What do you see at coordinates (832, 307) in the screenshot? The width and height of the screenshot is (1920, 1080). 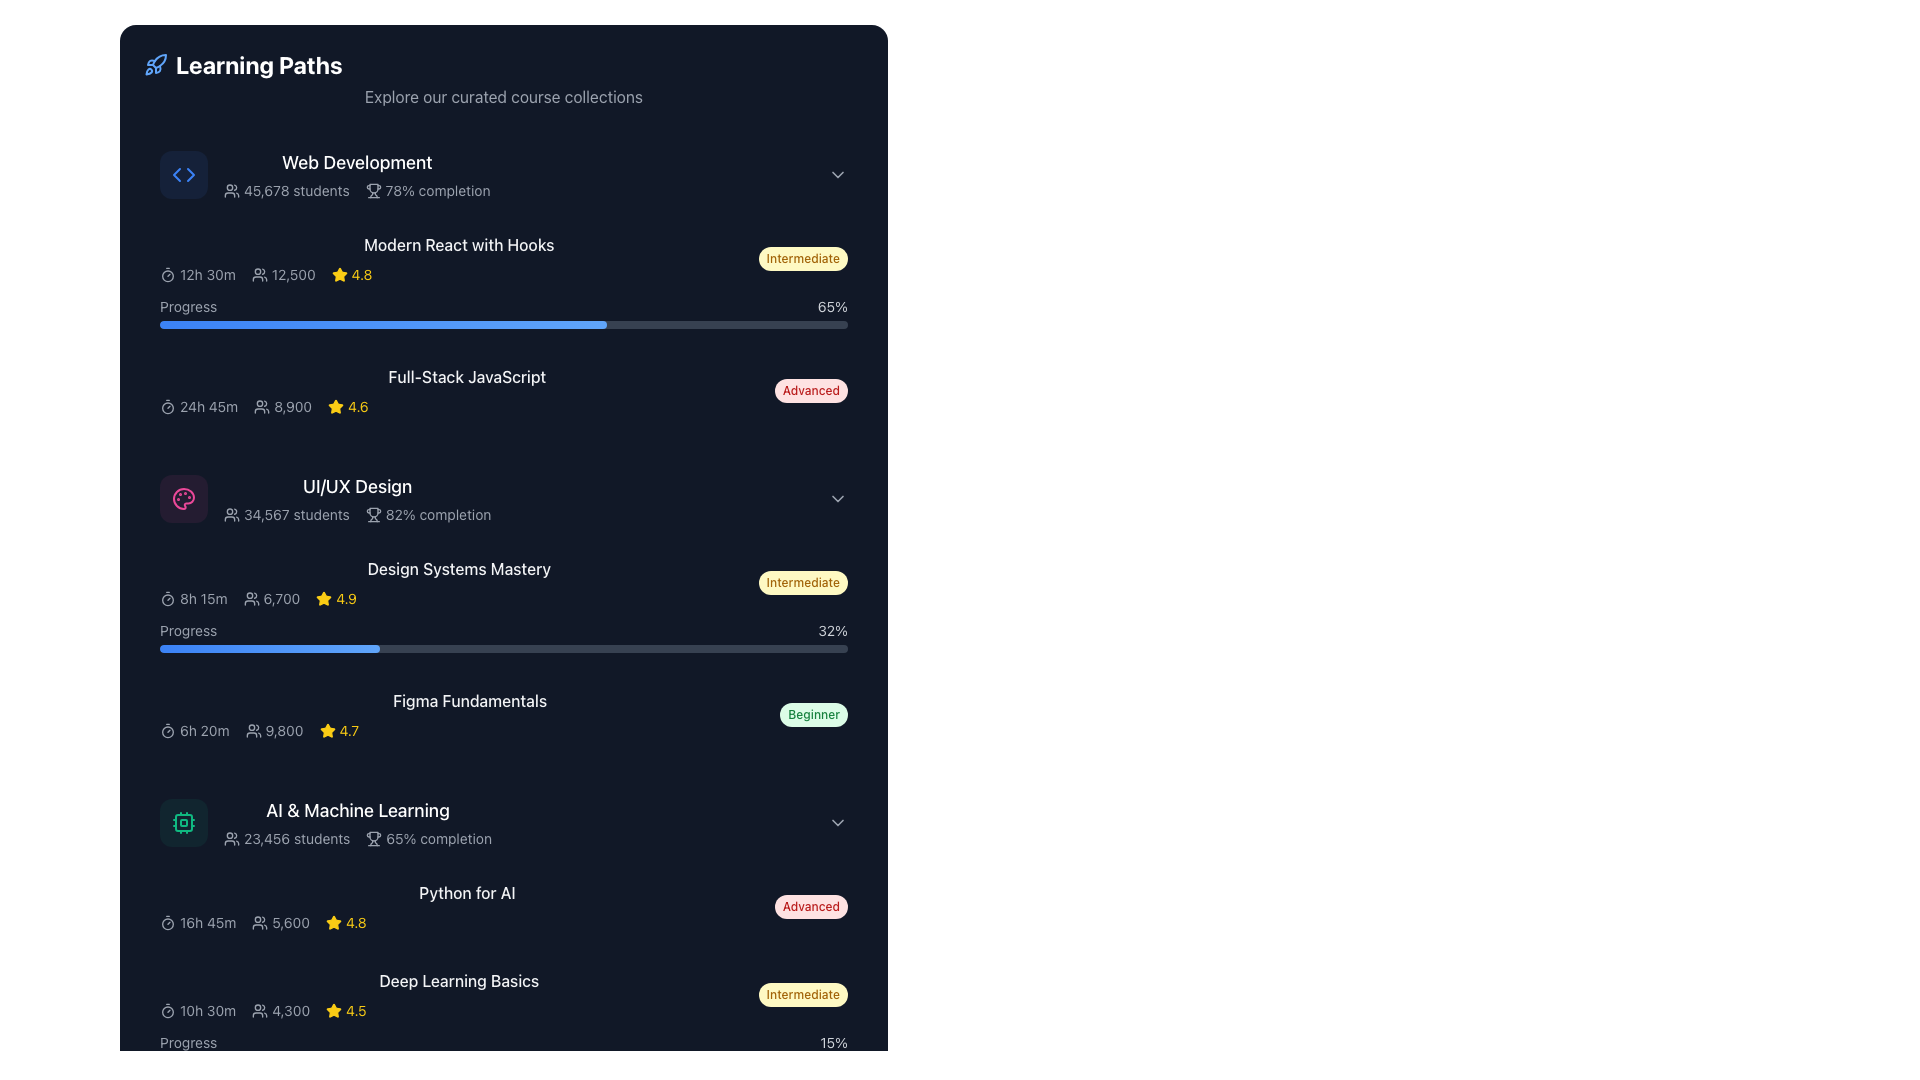 I see `text value displayed in the light gray Text label showing '65%' positioned at the top-right corner of the progress bar for the 'AI & Machine Learning' course` at bounding box center [832, 307].